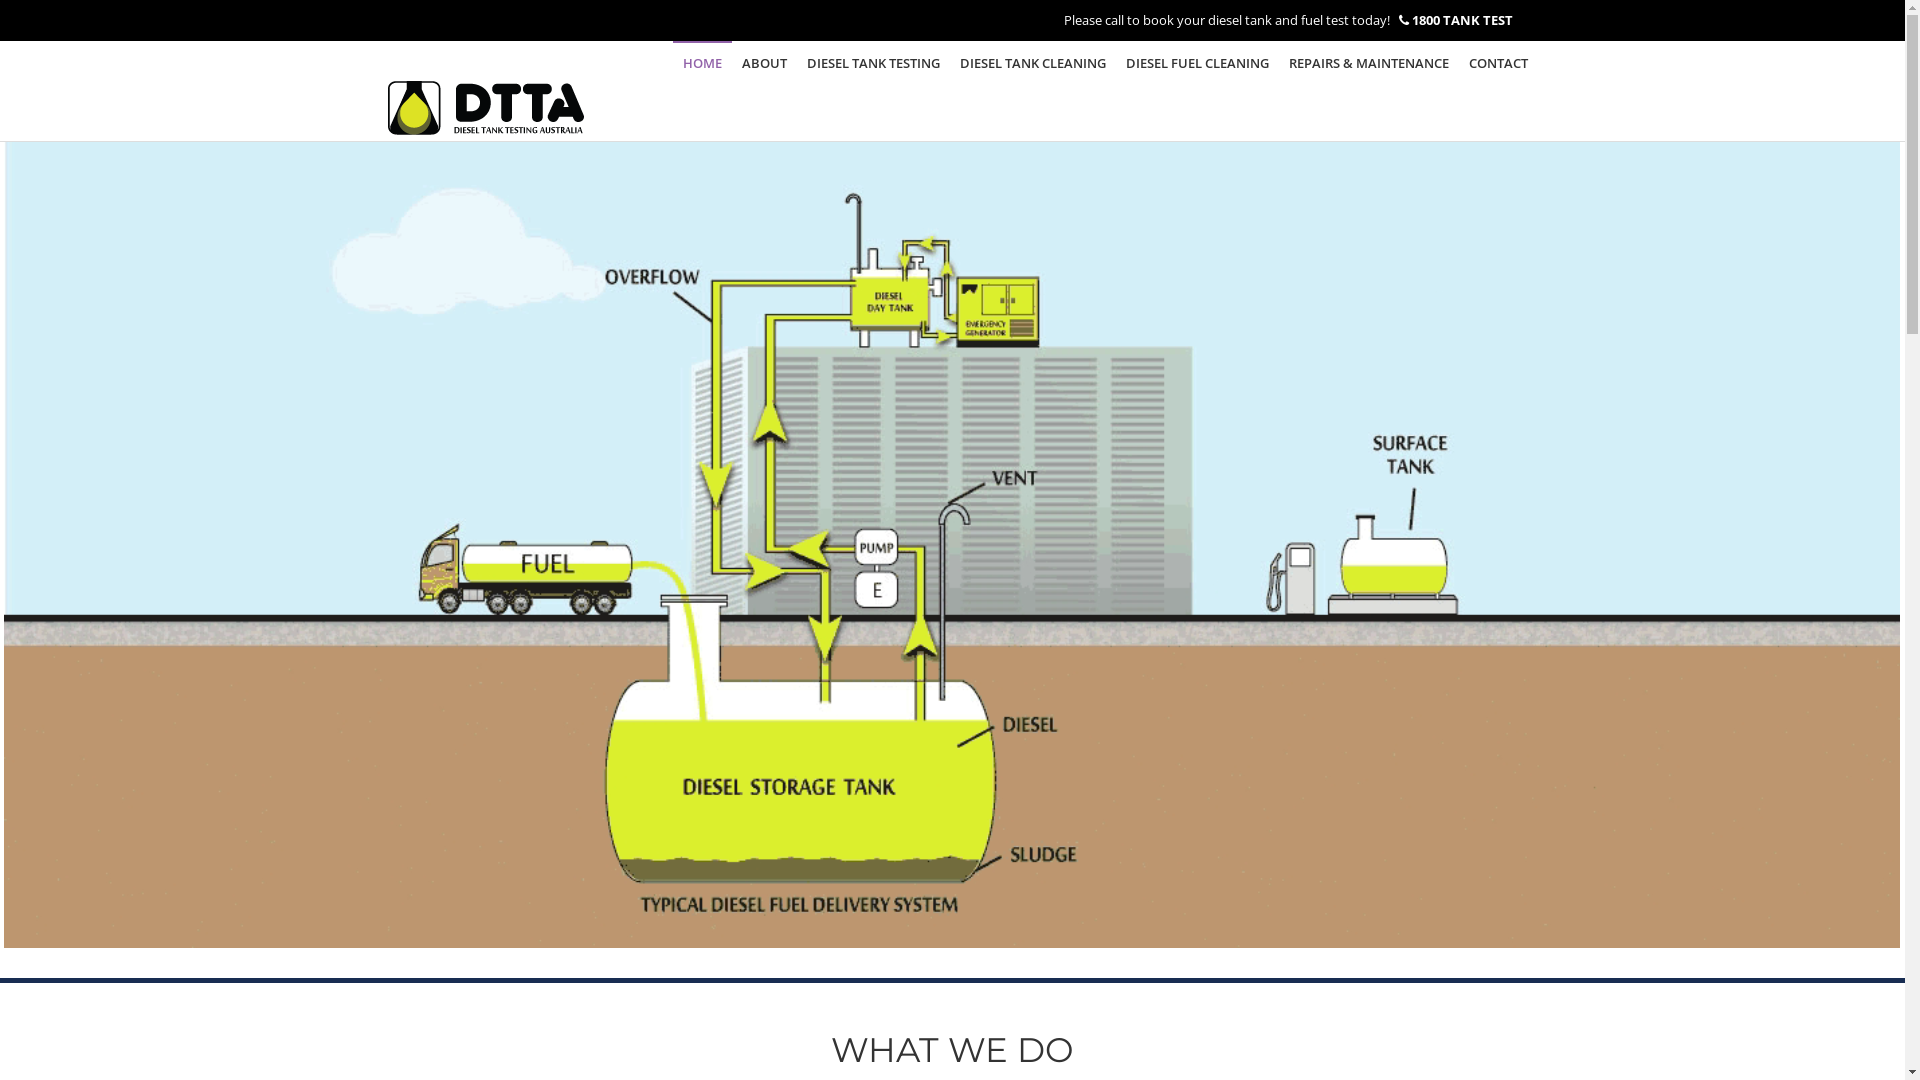 This screenshot has height=1080, width=1920. What do you see at coordinates (763, 61) in the screenshot?
I see `'ABOUT'` at bounding box center [763, 61].